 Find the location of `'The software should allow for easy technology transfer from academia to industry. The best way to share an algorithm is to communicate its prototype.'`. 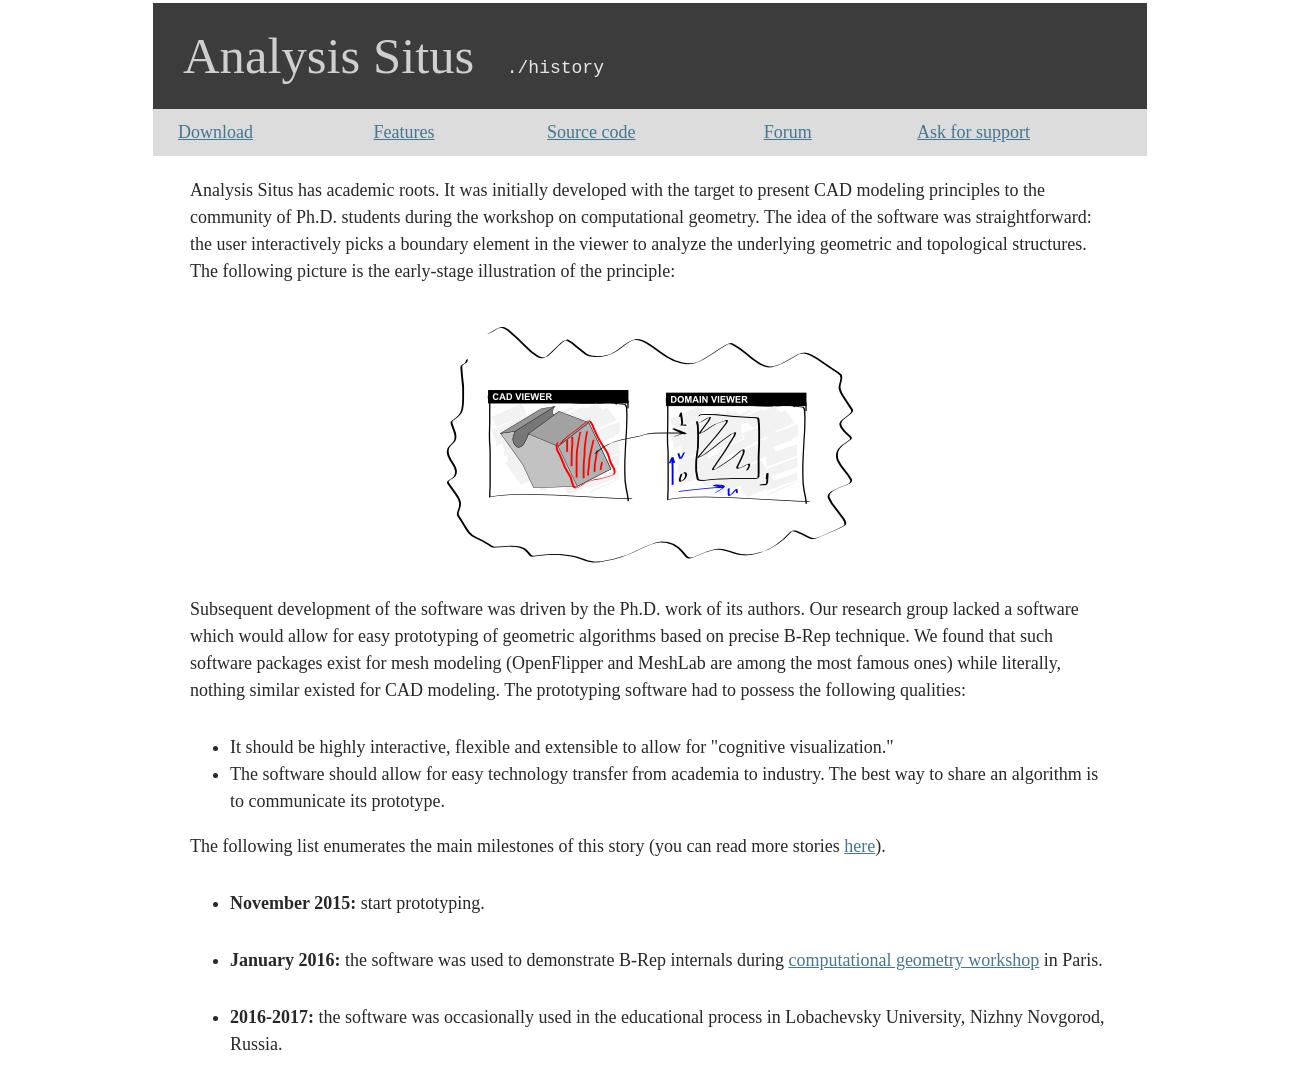

'The software should allow for easy technology transfer from academia to industry. The best way to share an algorithm is to communicate its prototype.' is located at coordinates (228, 786).